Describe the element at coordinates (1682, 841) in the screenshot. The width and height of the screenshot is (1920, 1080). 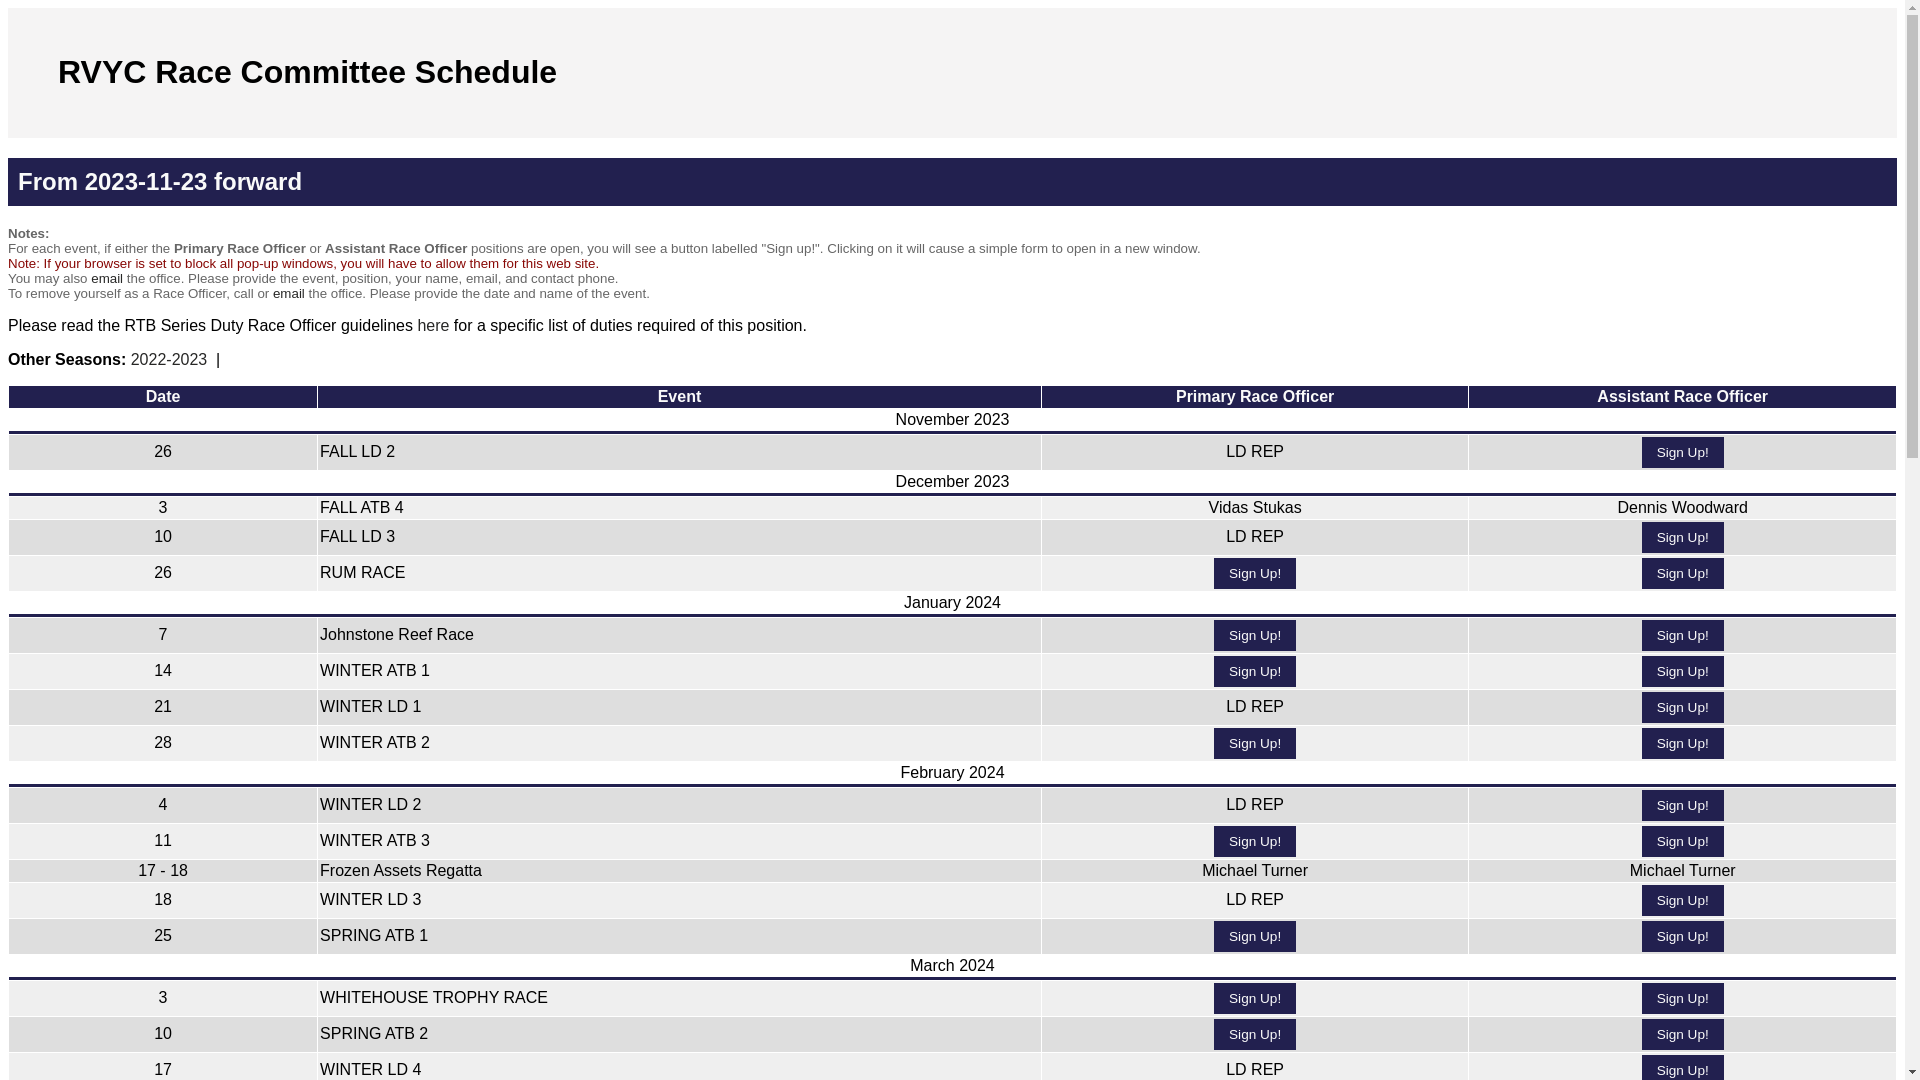
I see `'Sign Up!'` at that location.